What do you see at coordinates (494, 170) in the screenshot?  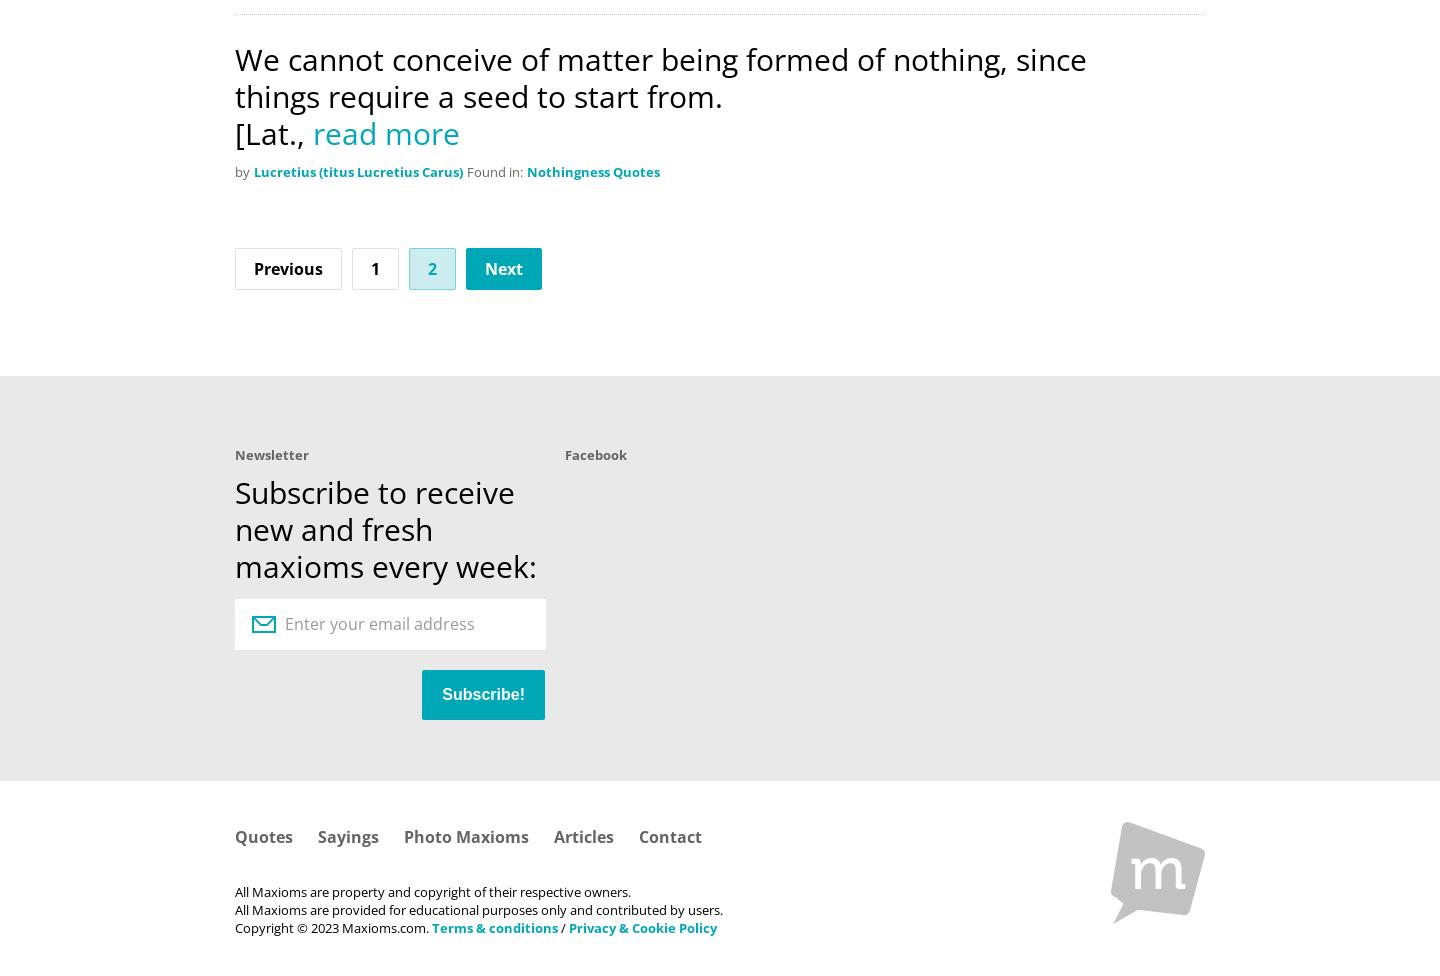 I see `'Found in:'` at bounding box center [494, 170].